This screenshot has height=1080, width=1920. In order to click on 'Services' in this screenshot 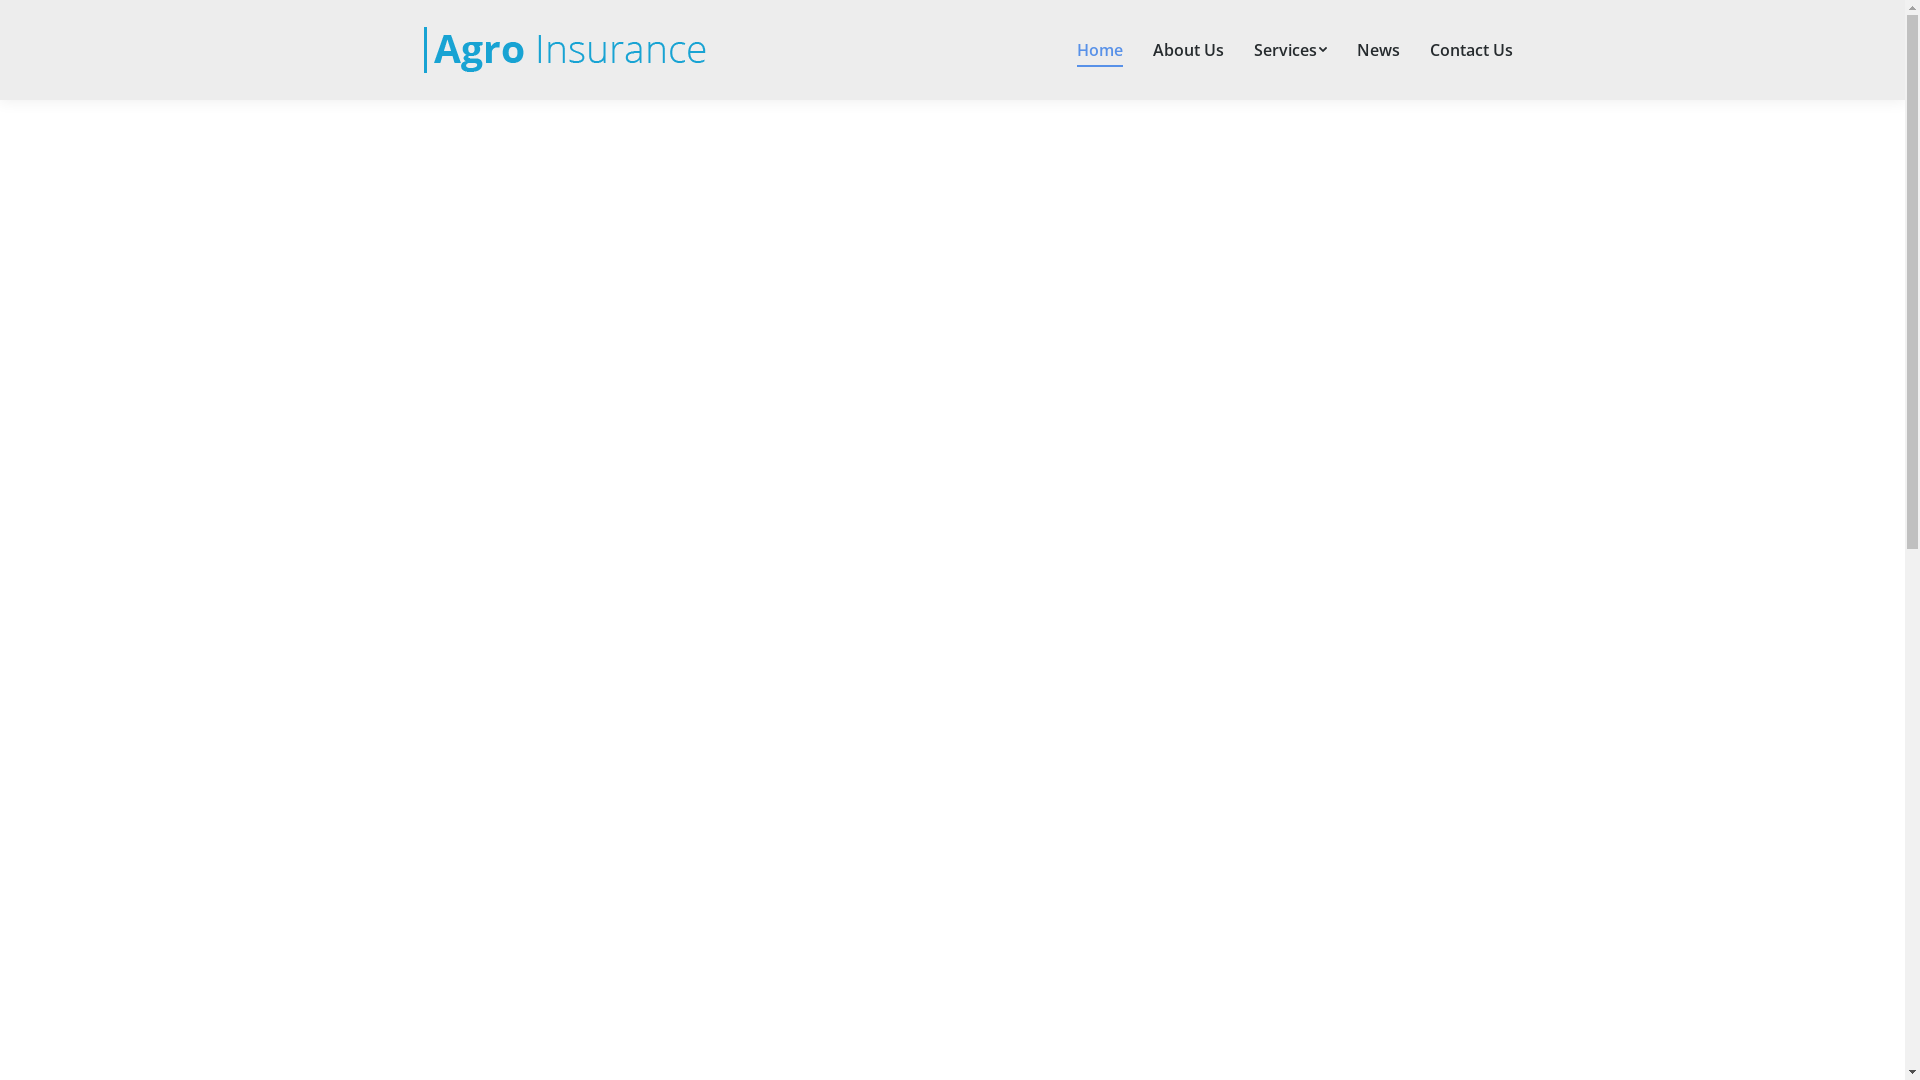, I will do `click(1289, 49)`.